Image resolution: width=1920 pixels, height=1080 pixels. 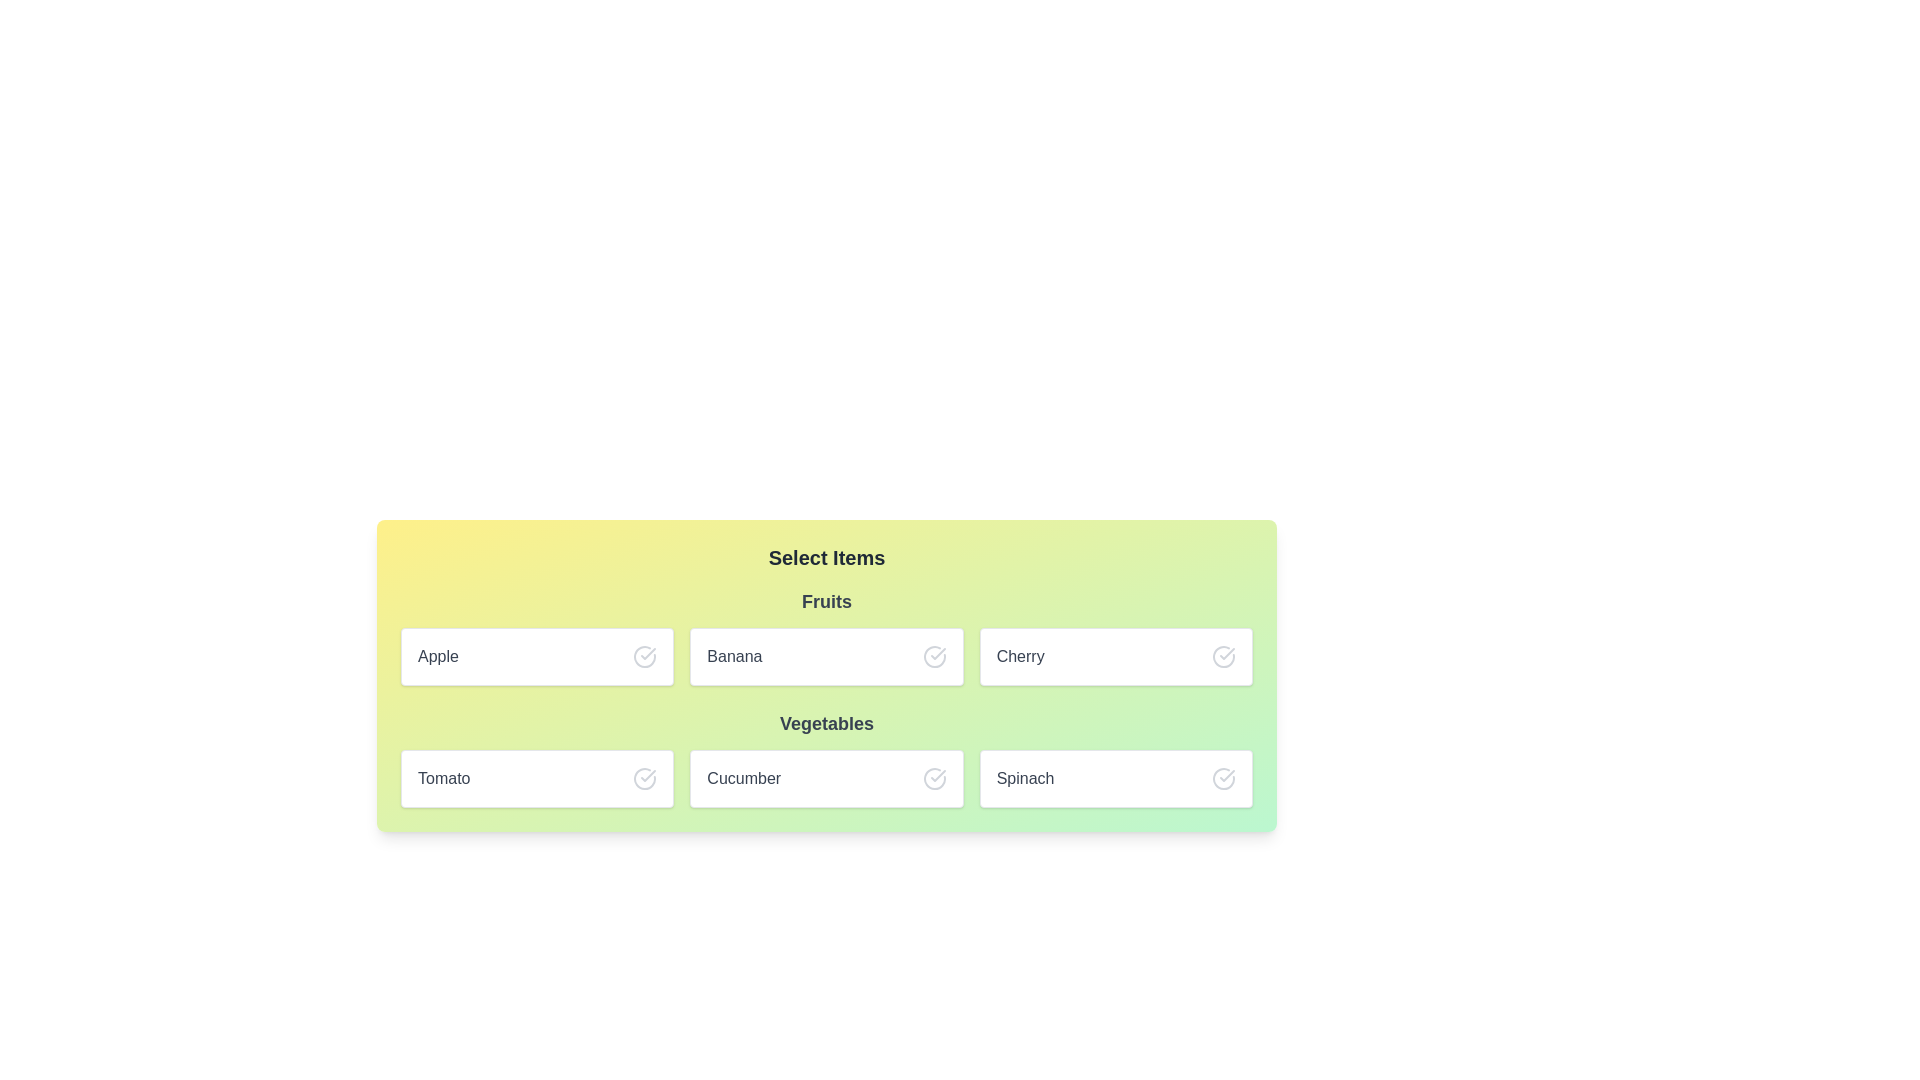 What do you see at coordinates (826, 656) in the screenshot?
I see `the selectable item labeled 'Banana' in the selection grid` at bounding box center [826, 656].